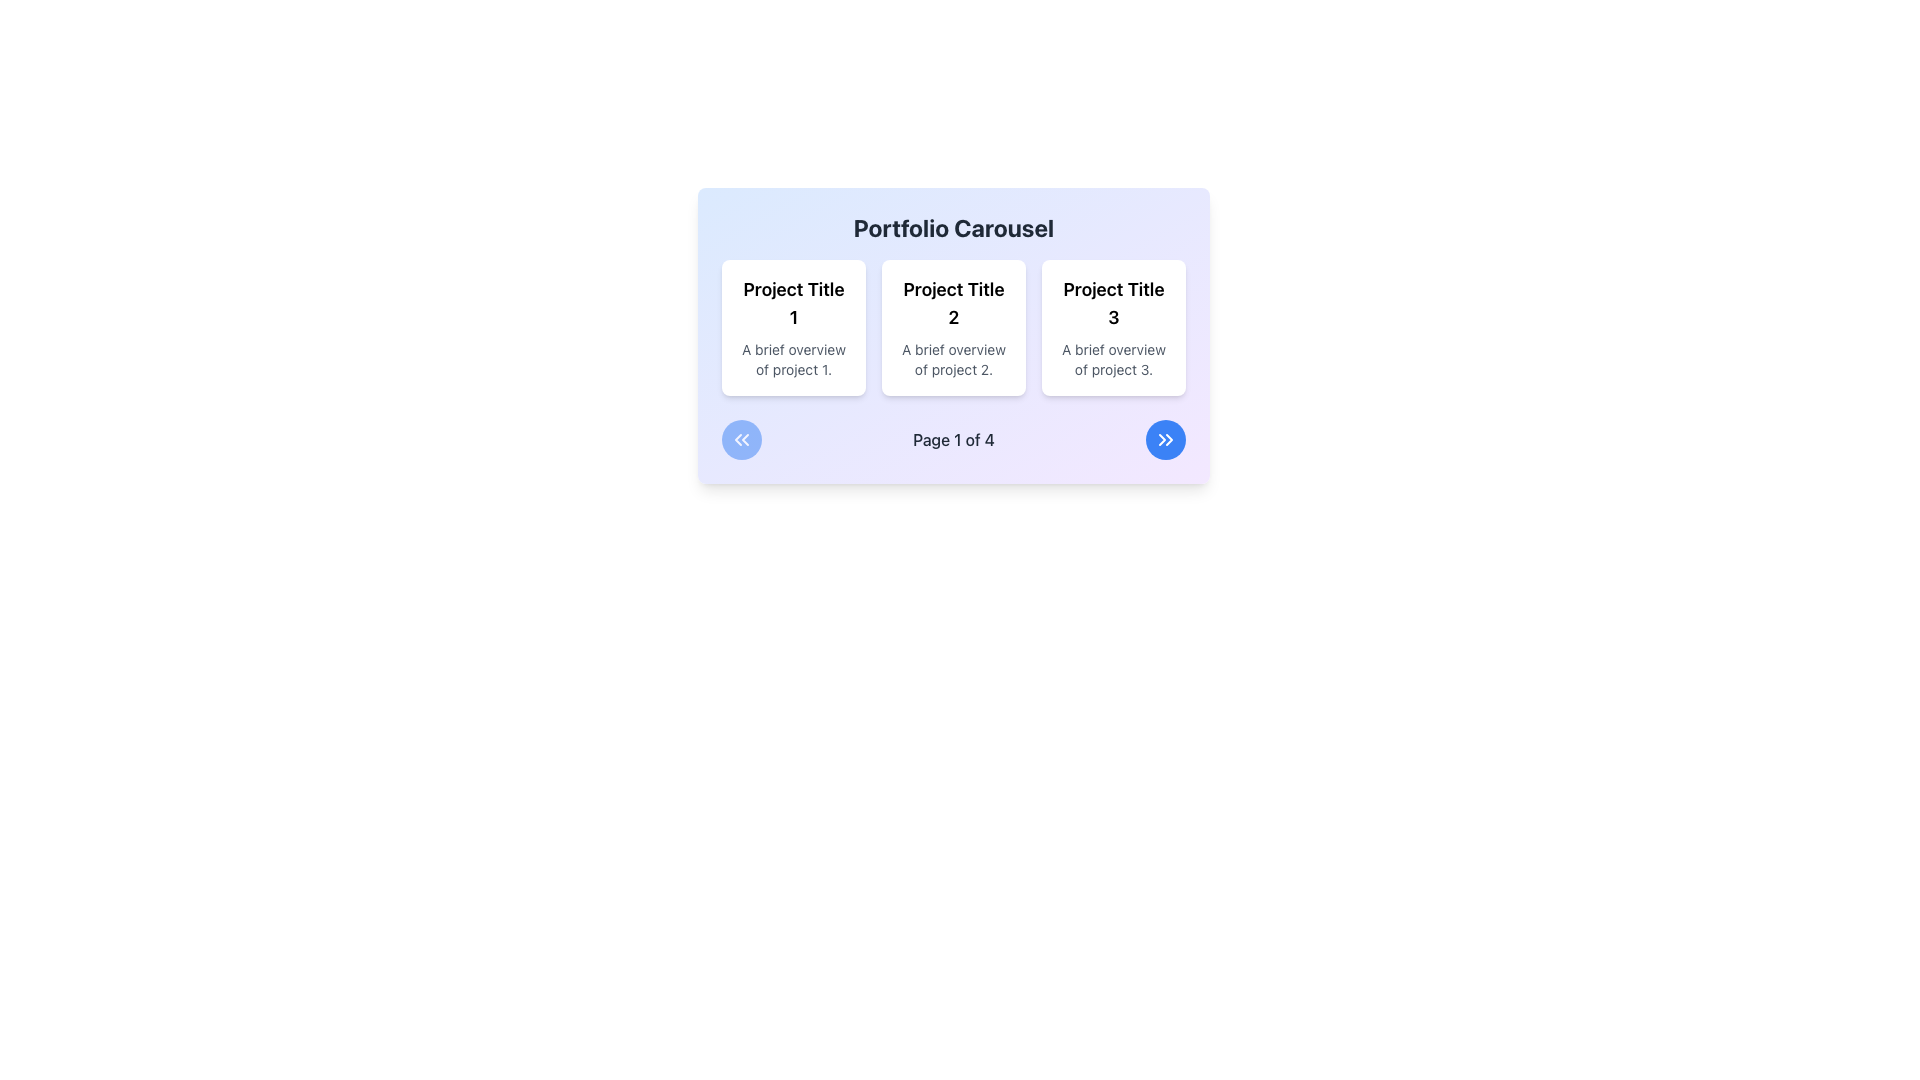 This screenshot has height=1080, width=1920. I want to click on the second chevron icon in the right-side navigation button of the carousel, which allows the user to navigate to the next set of projects, so click(1169, 438).